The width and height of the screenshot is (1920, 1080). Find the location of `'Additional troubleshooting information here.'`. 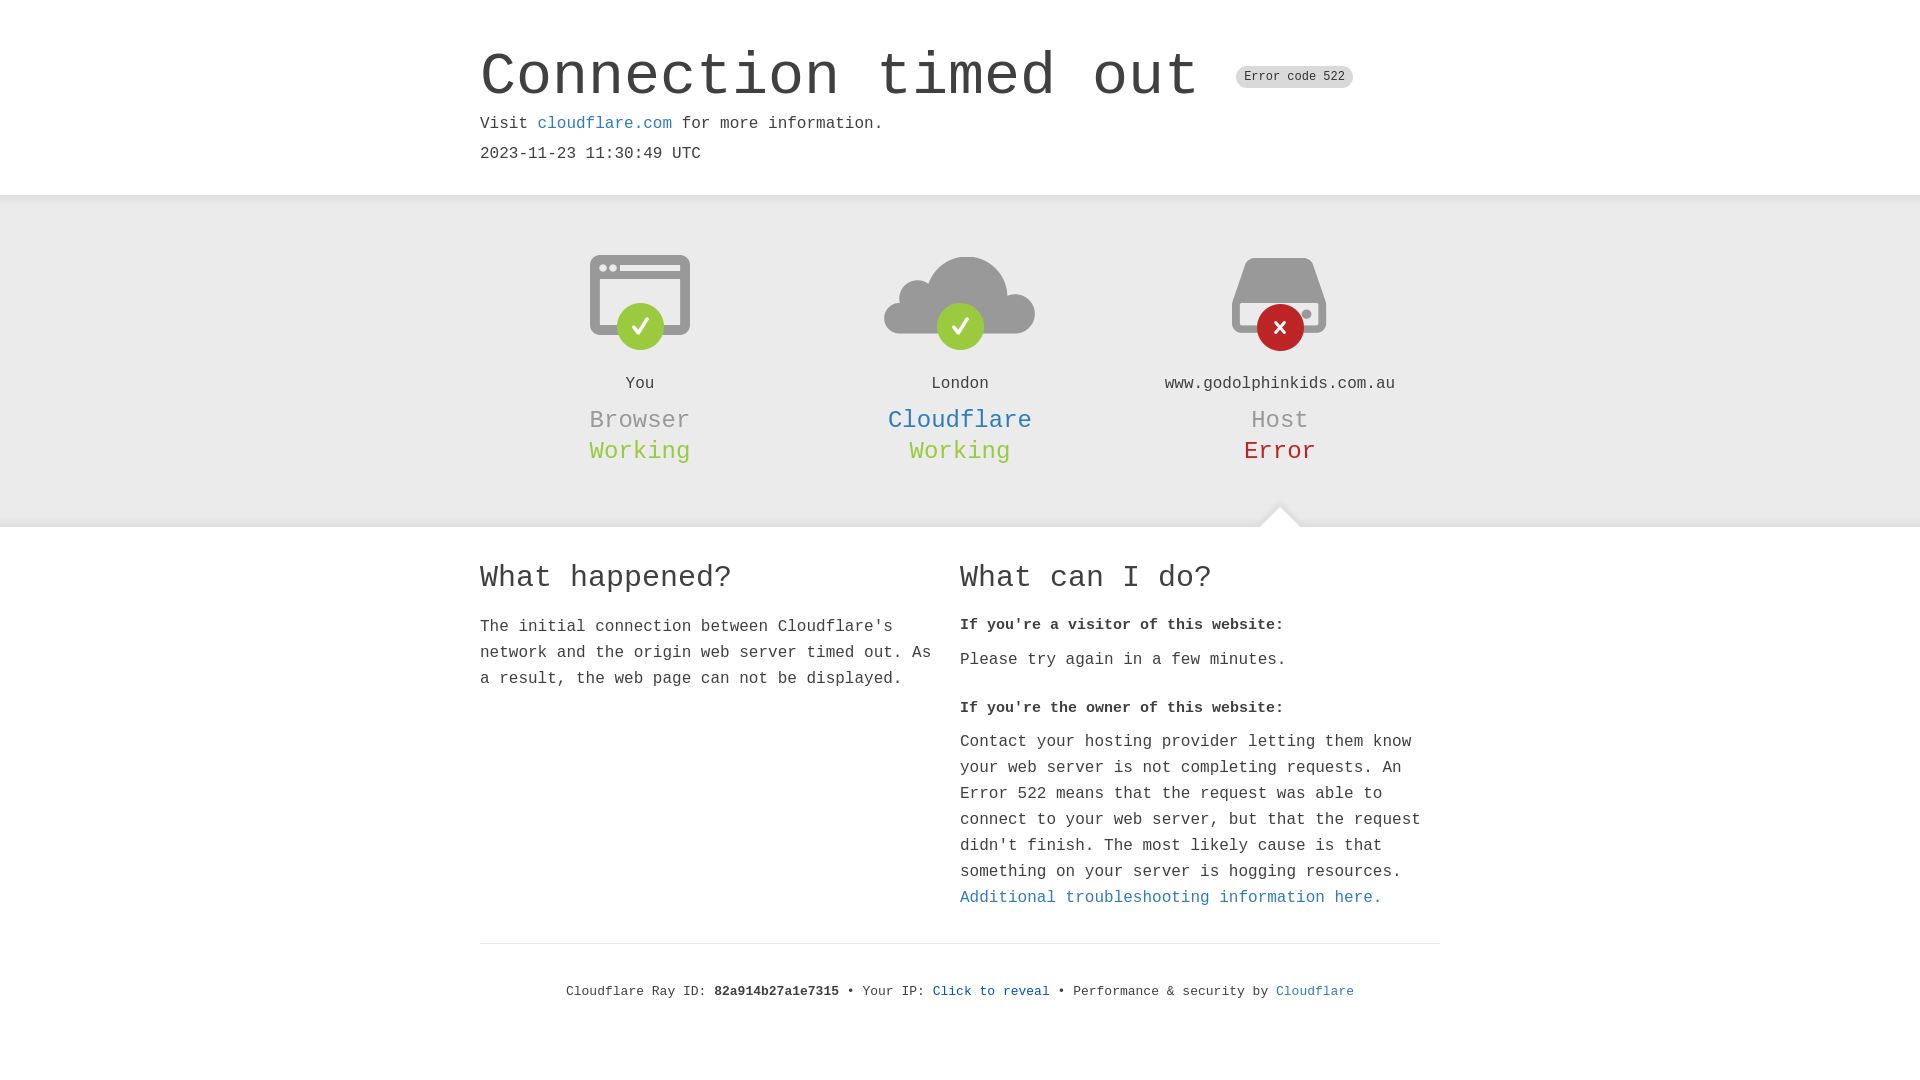

'Additional troubleshooting information here.' is located at coordinates (1171, 897).